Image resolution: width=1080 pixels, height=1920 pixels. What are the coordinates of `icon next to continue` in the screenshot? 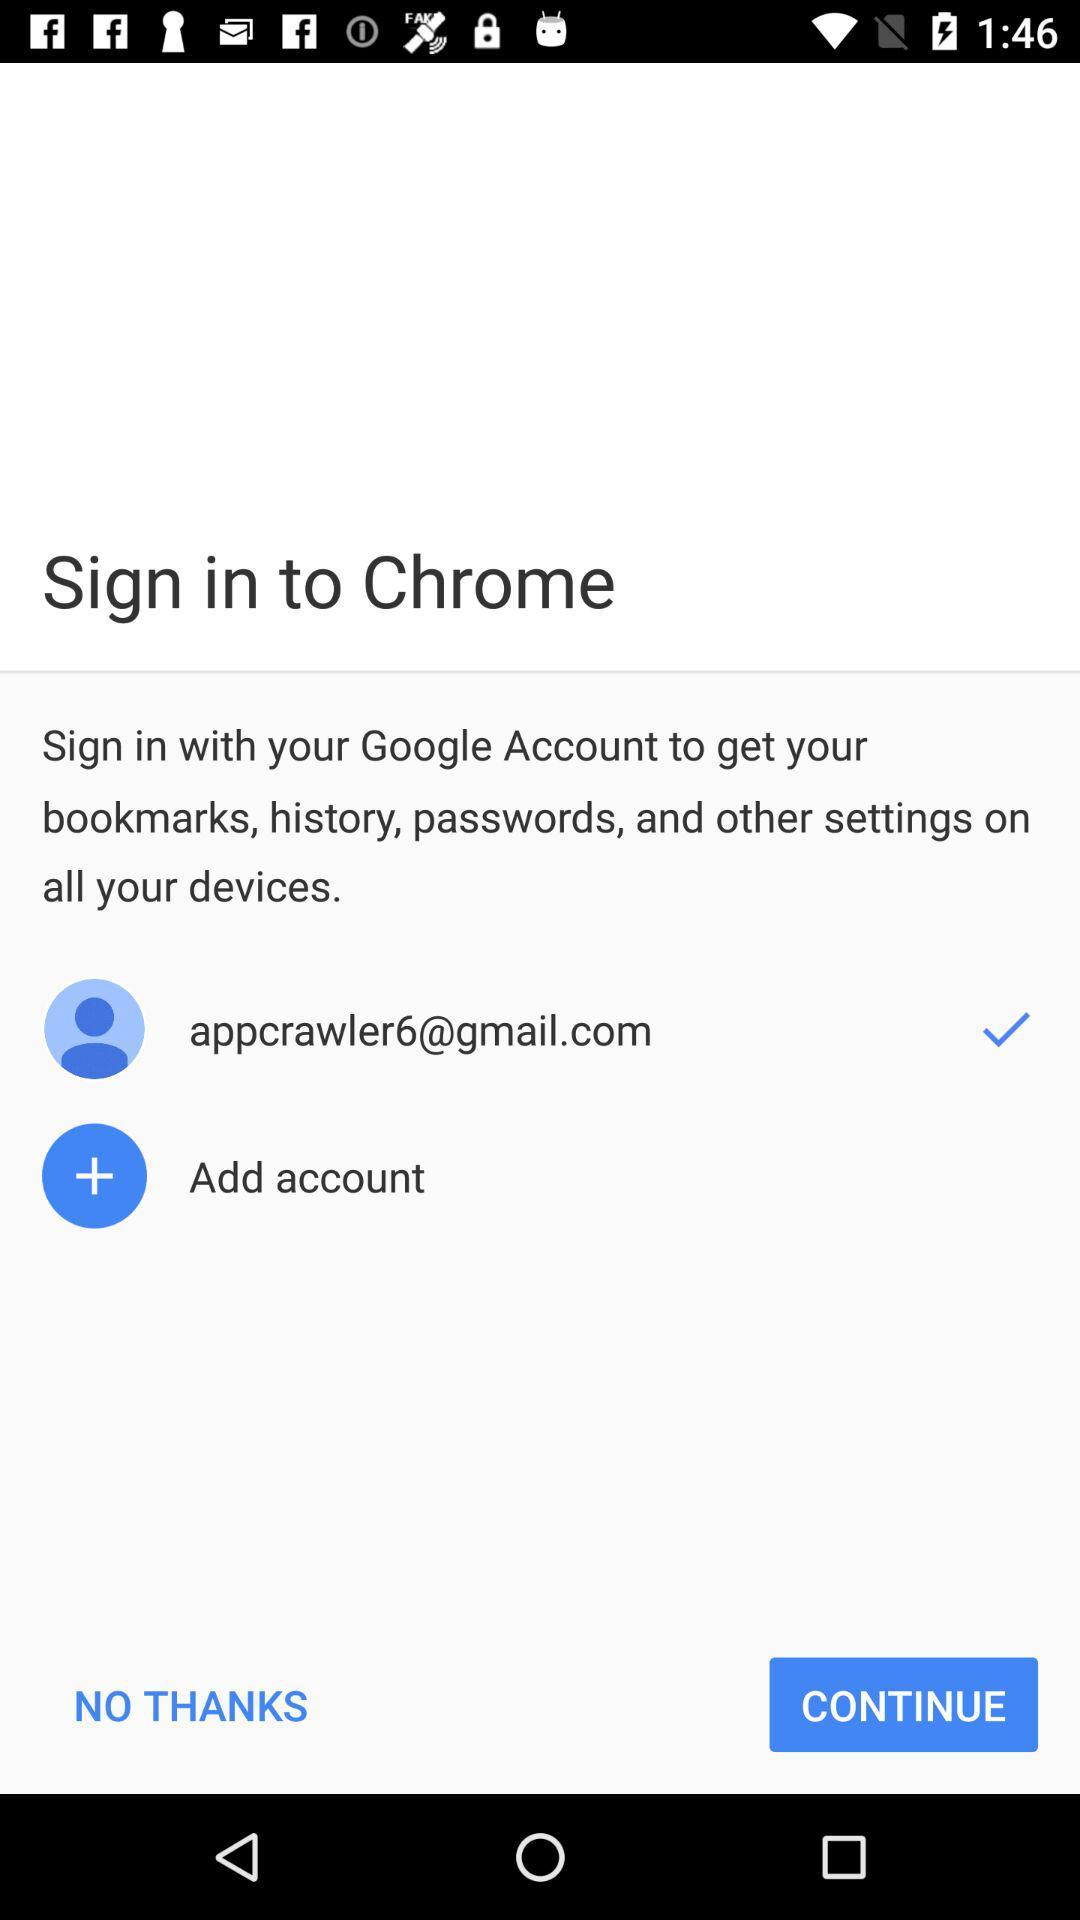 It's located at (190, 1703).